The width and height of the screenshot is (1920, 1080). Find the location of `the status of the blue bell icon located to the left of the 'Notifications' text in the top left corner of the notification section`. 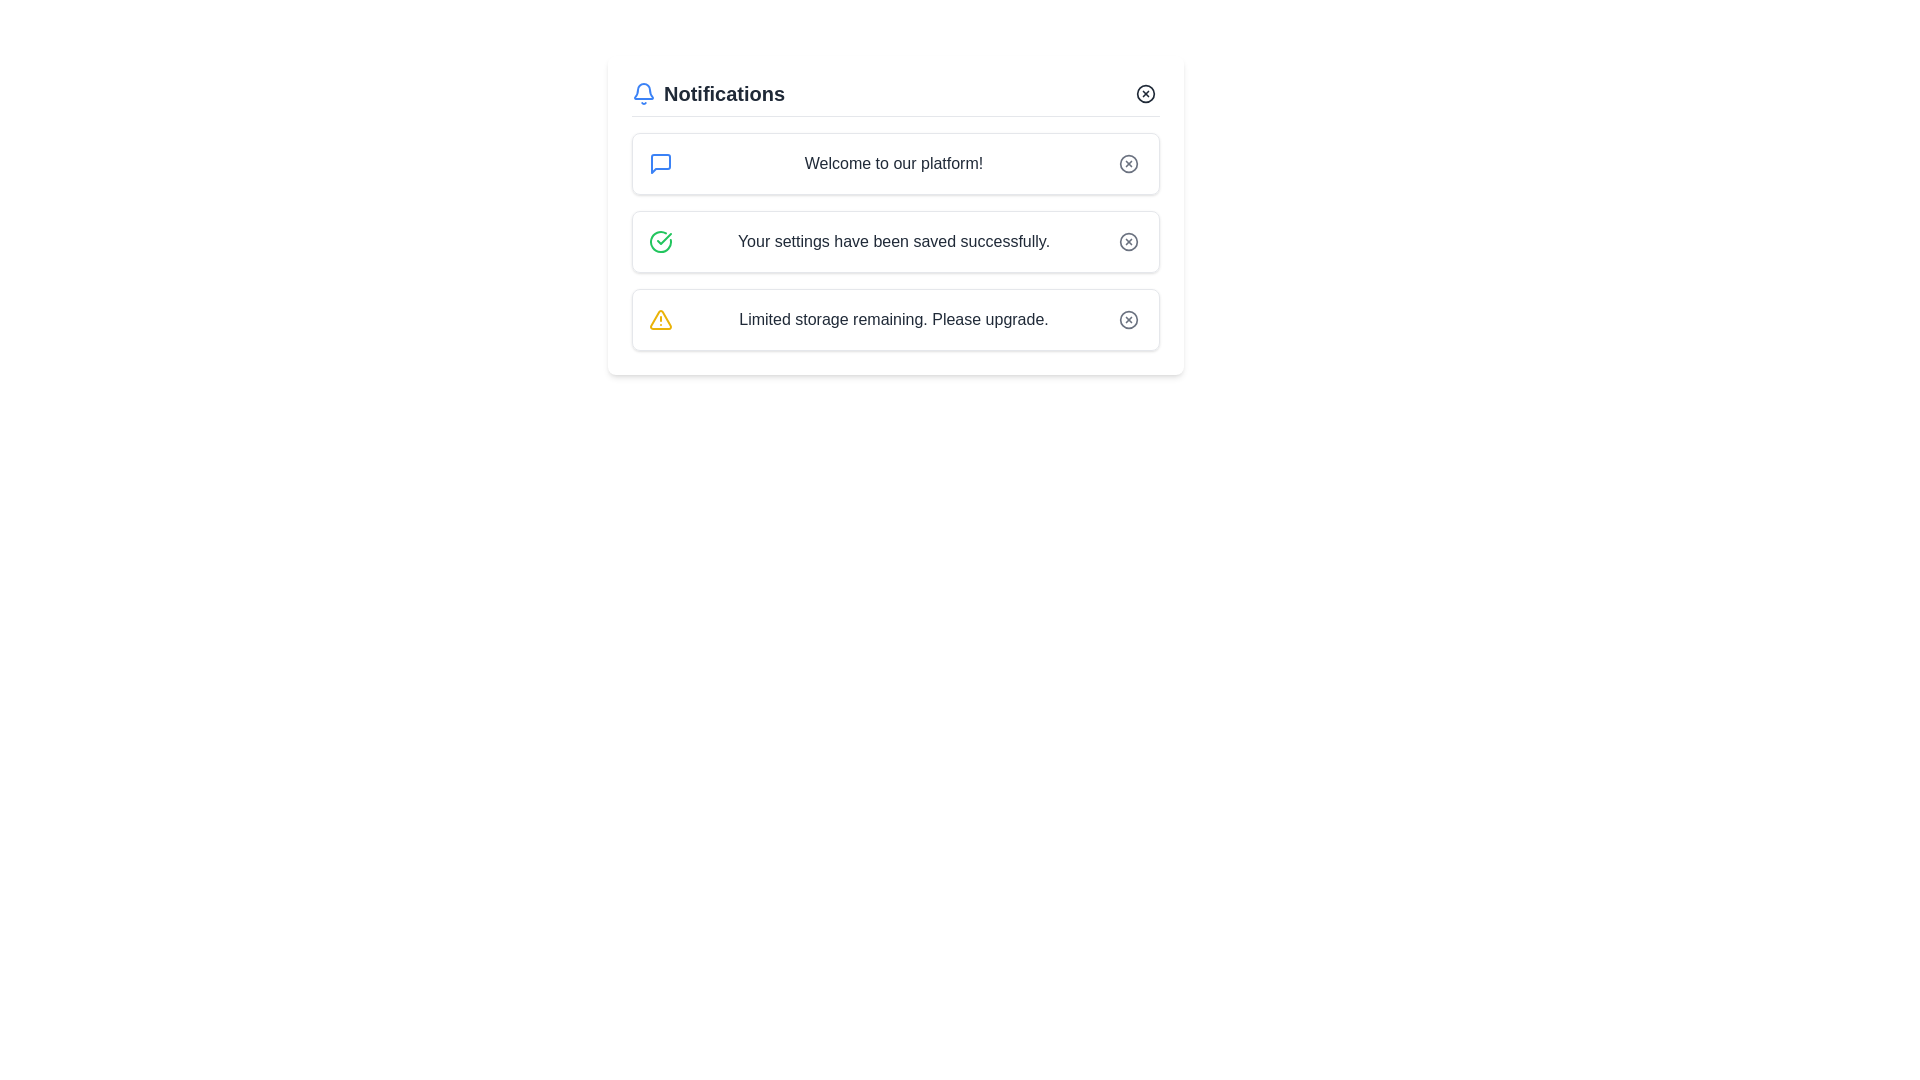

the status of the blue bell icon located to the left of the 'Notifications' text in the top left corner of the notification section is located at coordinates (643, 93).